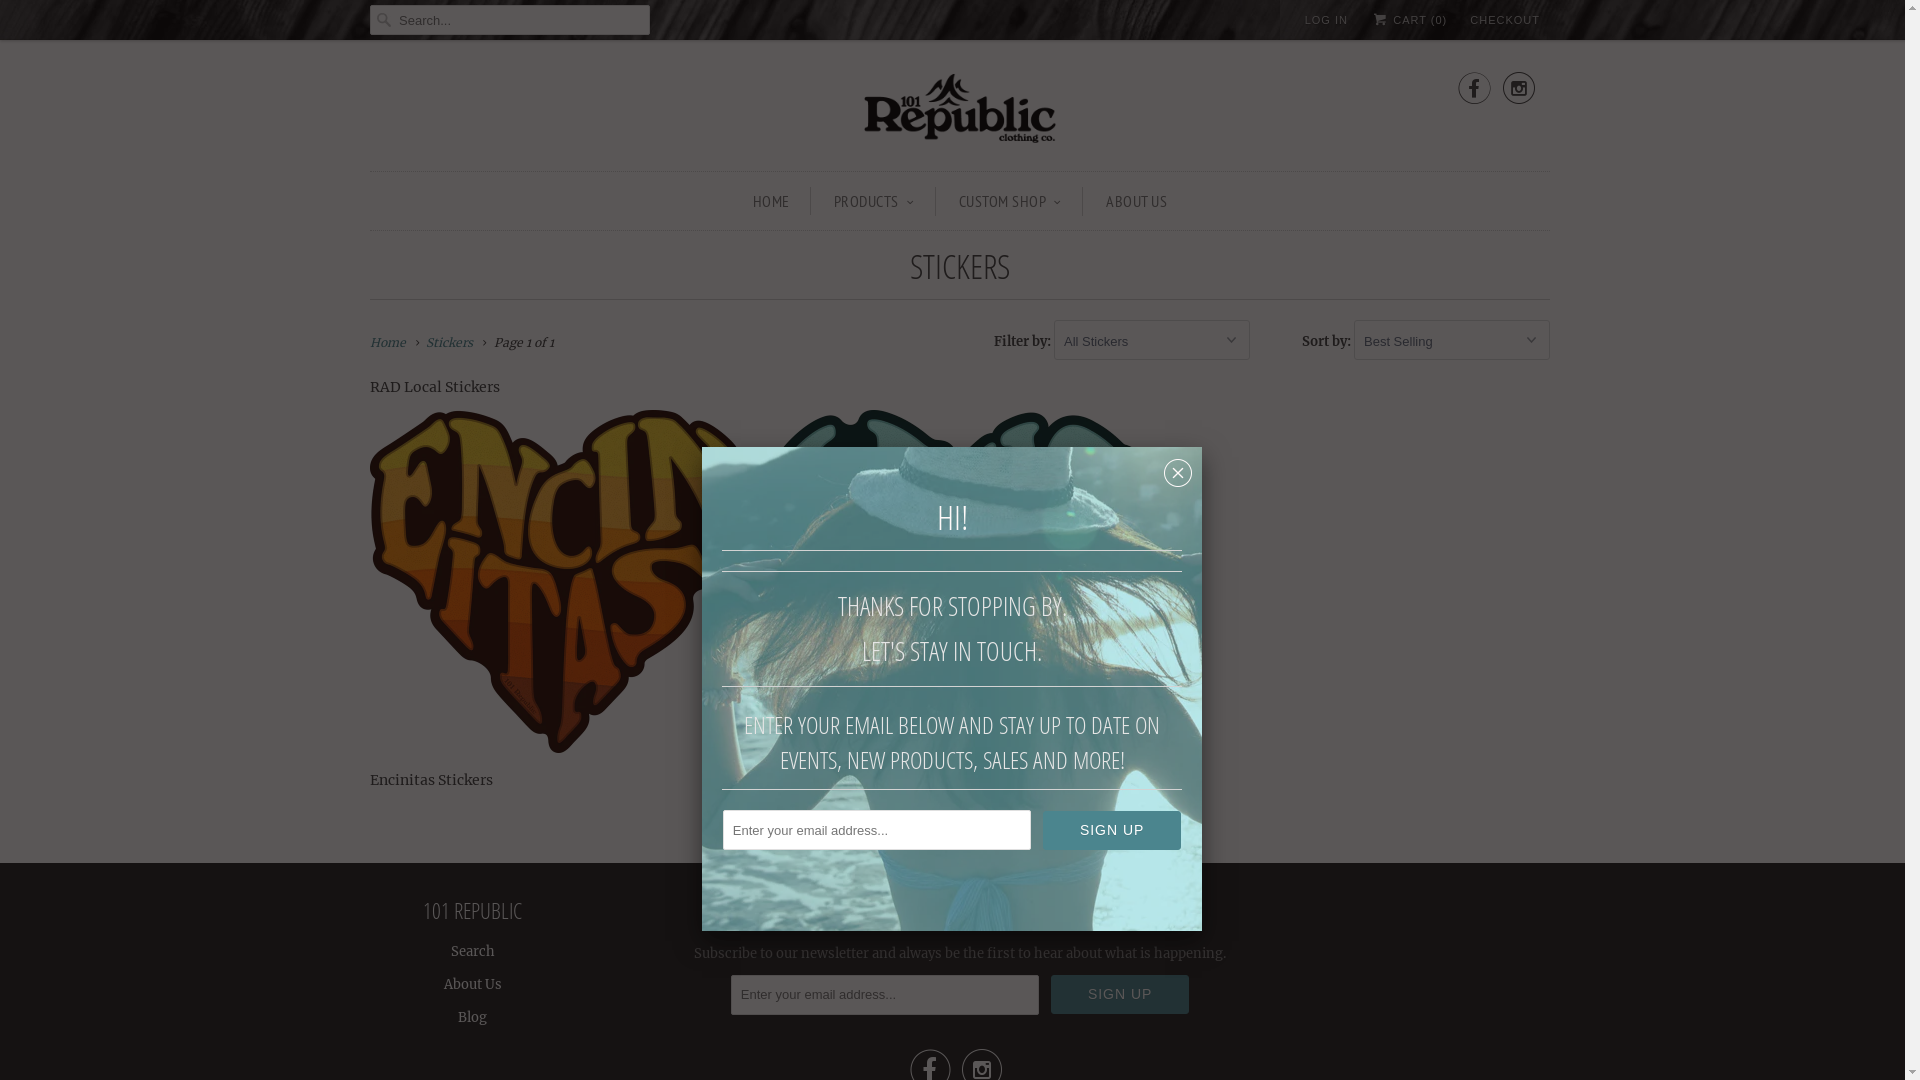  What do you see at coordinates (471, 1017) in the screenshot?
I see `'Blog'` at bounding box center [471, 1017].